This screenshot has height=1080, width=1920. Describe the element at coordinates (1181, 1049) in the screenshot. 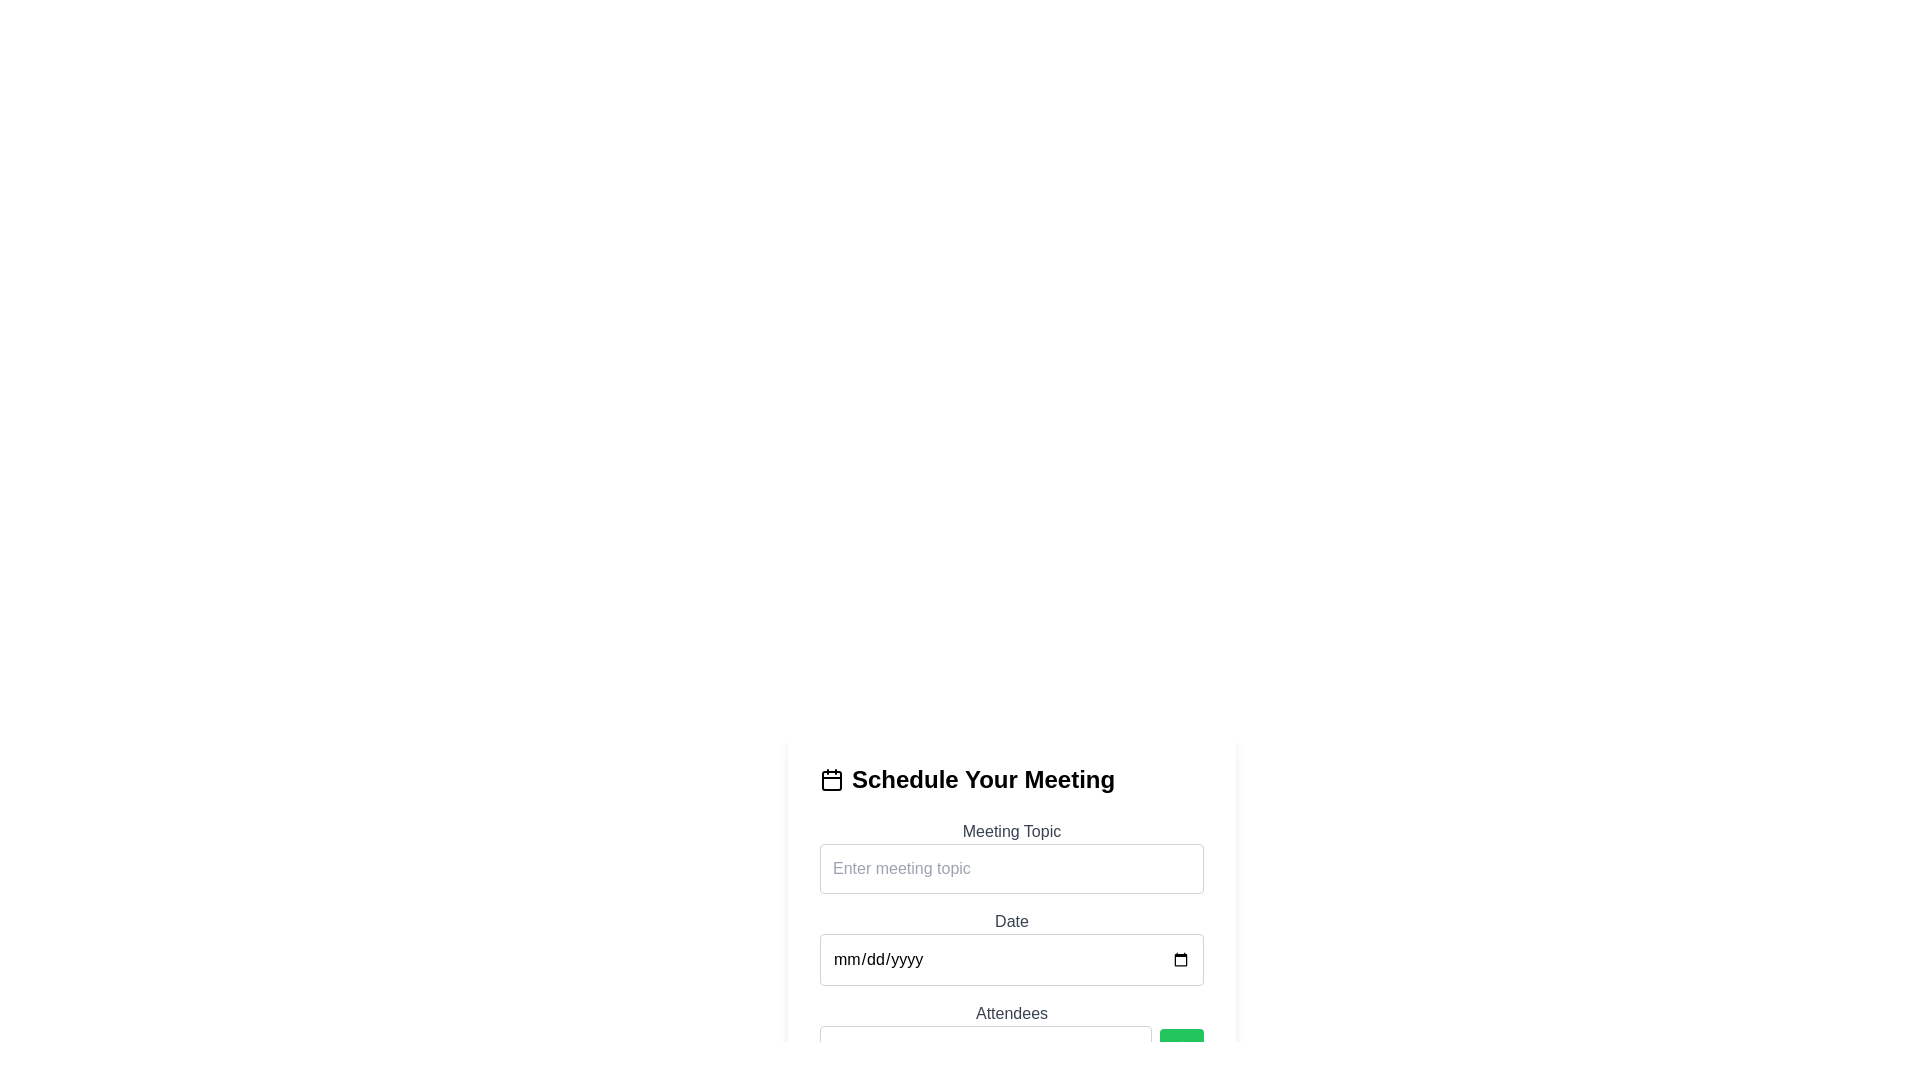

I see `the circular 'add' button located at the bottom right of the form interface beneath the 'Attendees' input field` at that location.